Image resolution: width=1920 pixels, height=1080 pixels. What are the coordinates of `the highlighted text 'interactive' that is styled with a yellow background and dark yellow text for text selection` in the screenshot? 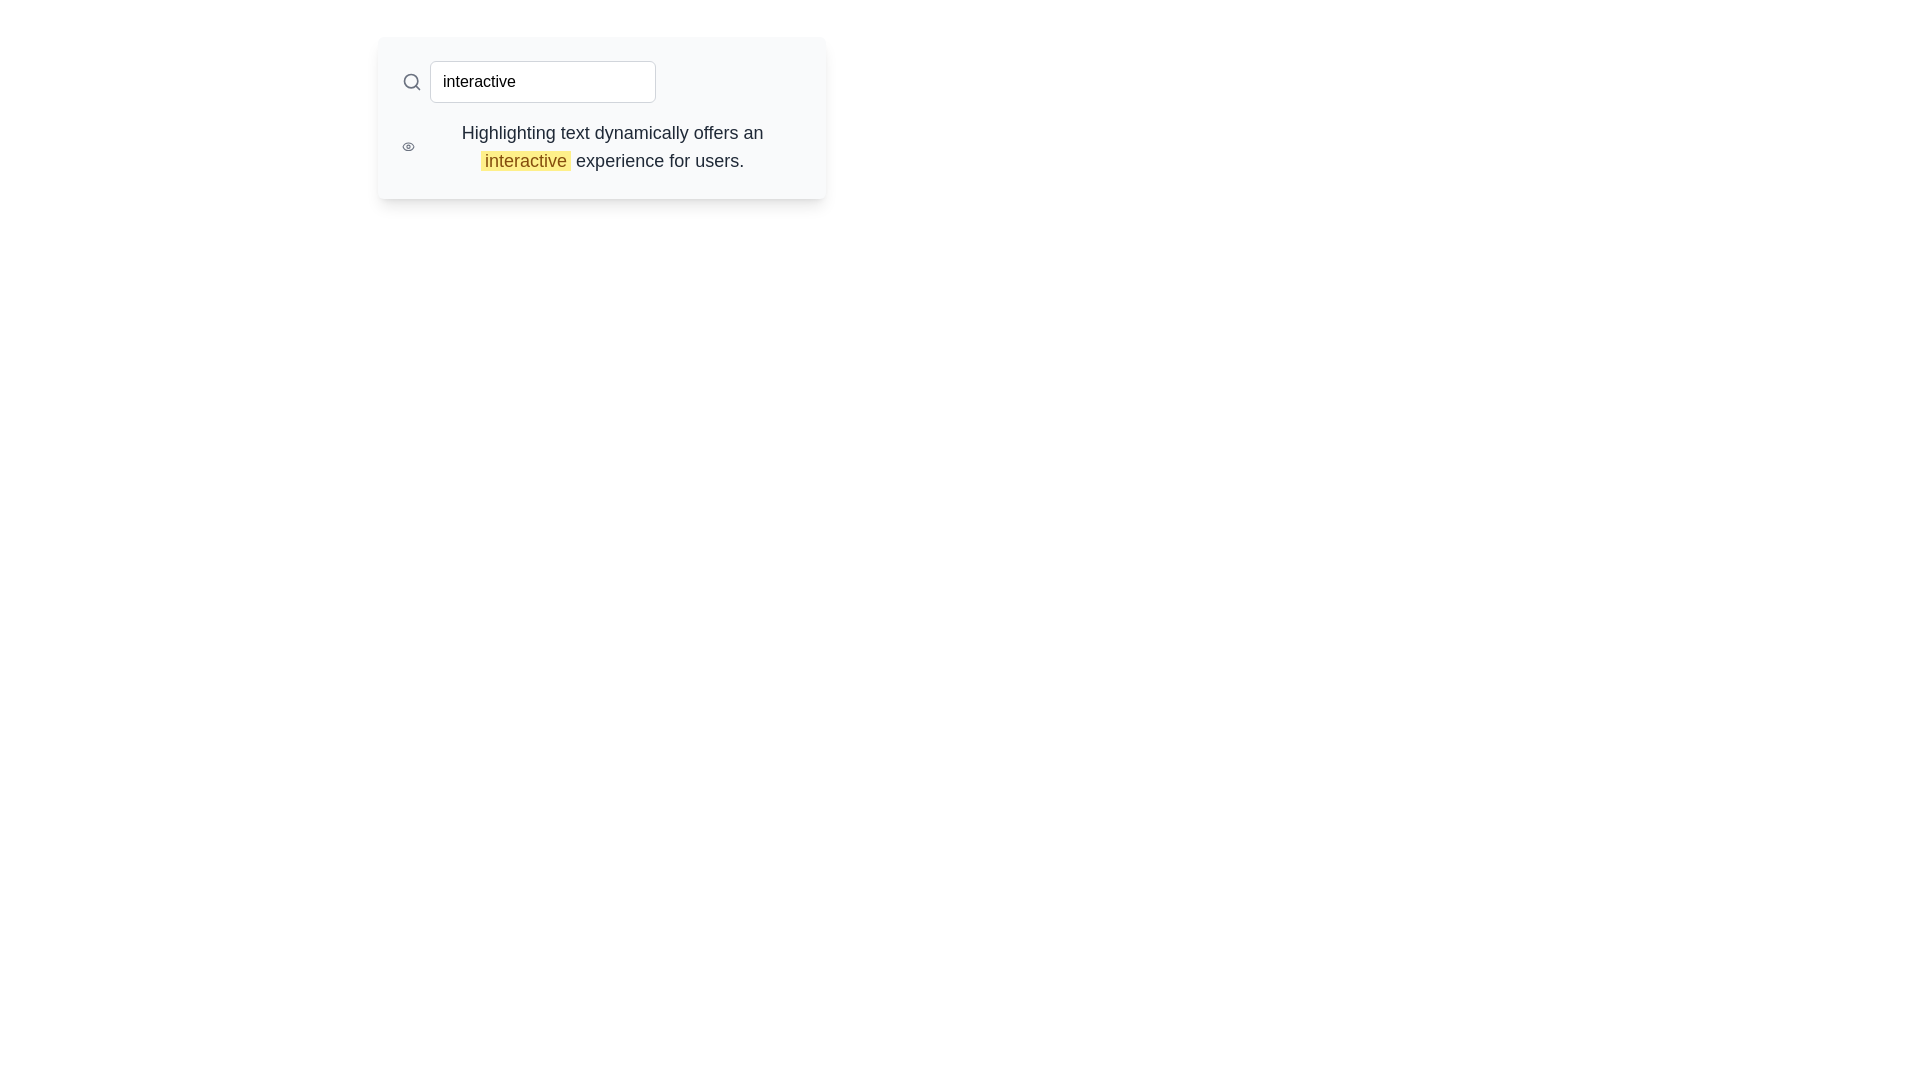 It's located at (526, 160).